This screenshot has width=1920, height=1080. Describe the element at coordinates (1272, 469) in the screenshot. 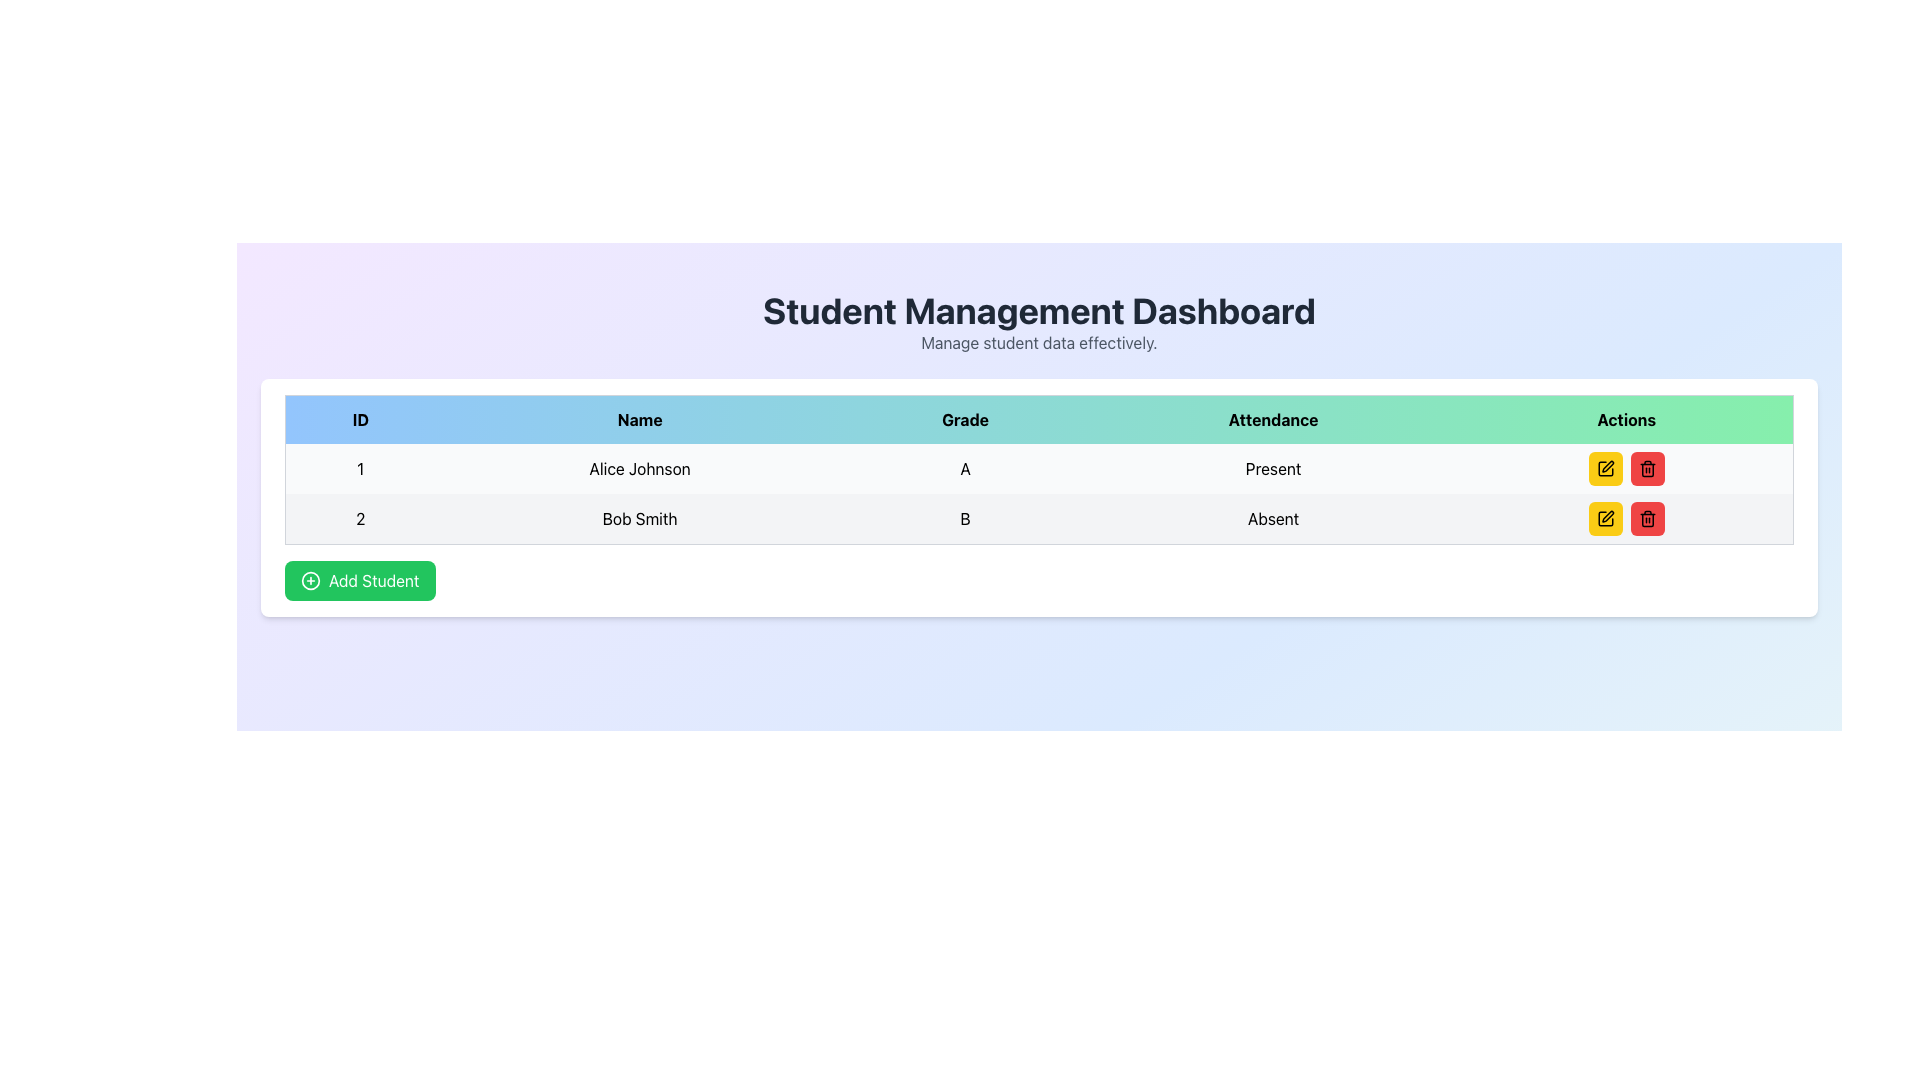

I see `the attendance status text for 'Alice Johnson' located in the fourth cell of the first row under the 'Attendance' header` at that location.